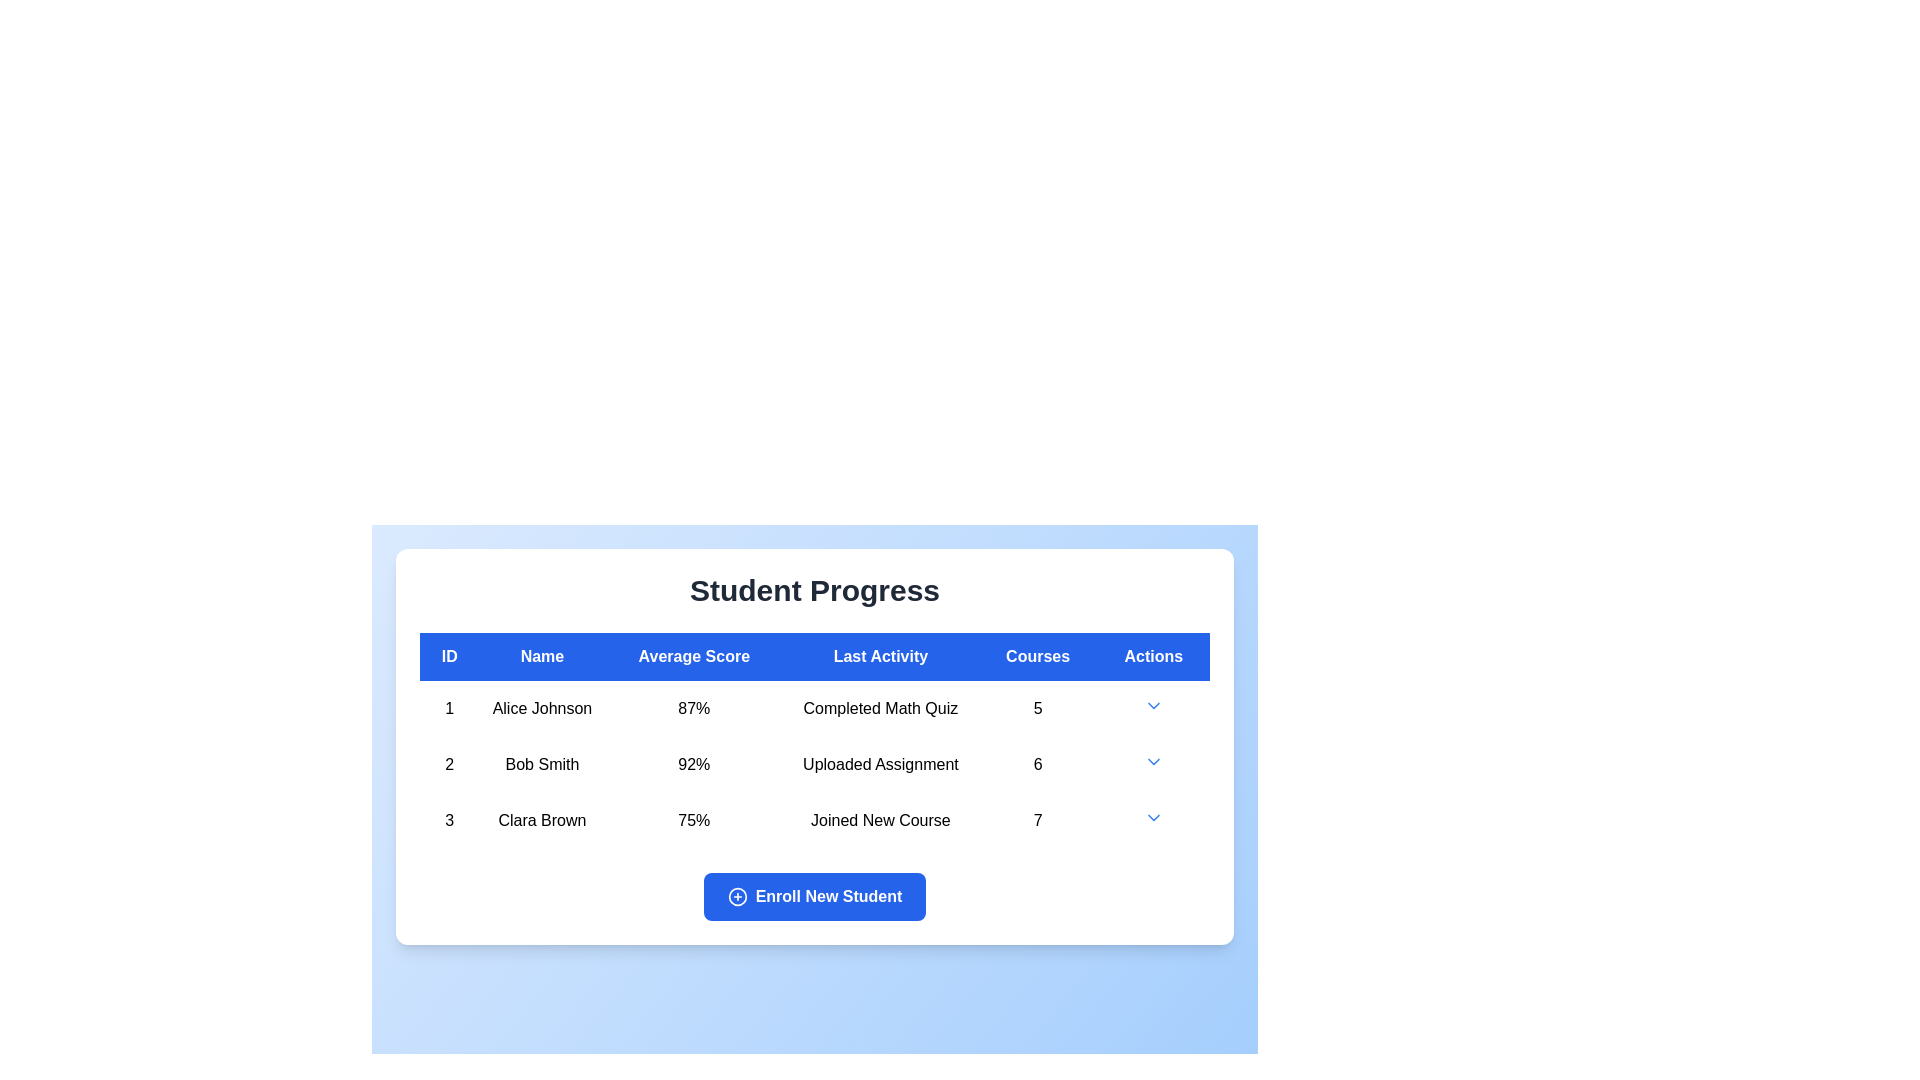 Image resolution: width=1920 pixels, height=1080 pixels. Describe the element at coordinates (542, 764) in the screenshot. I see `the text element displaying 'Bob Smith' located in the second row of the table under the 'Name' column` at that location.